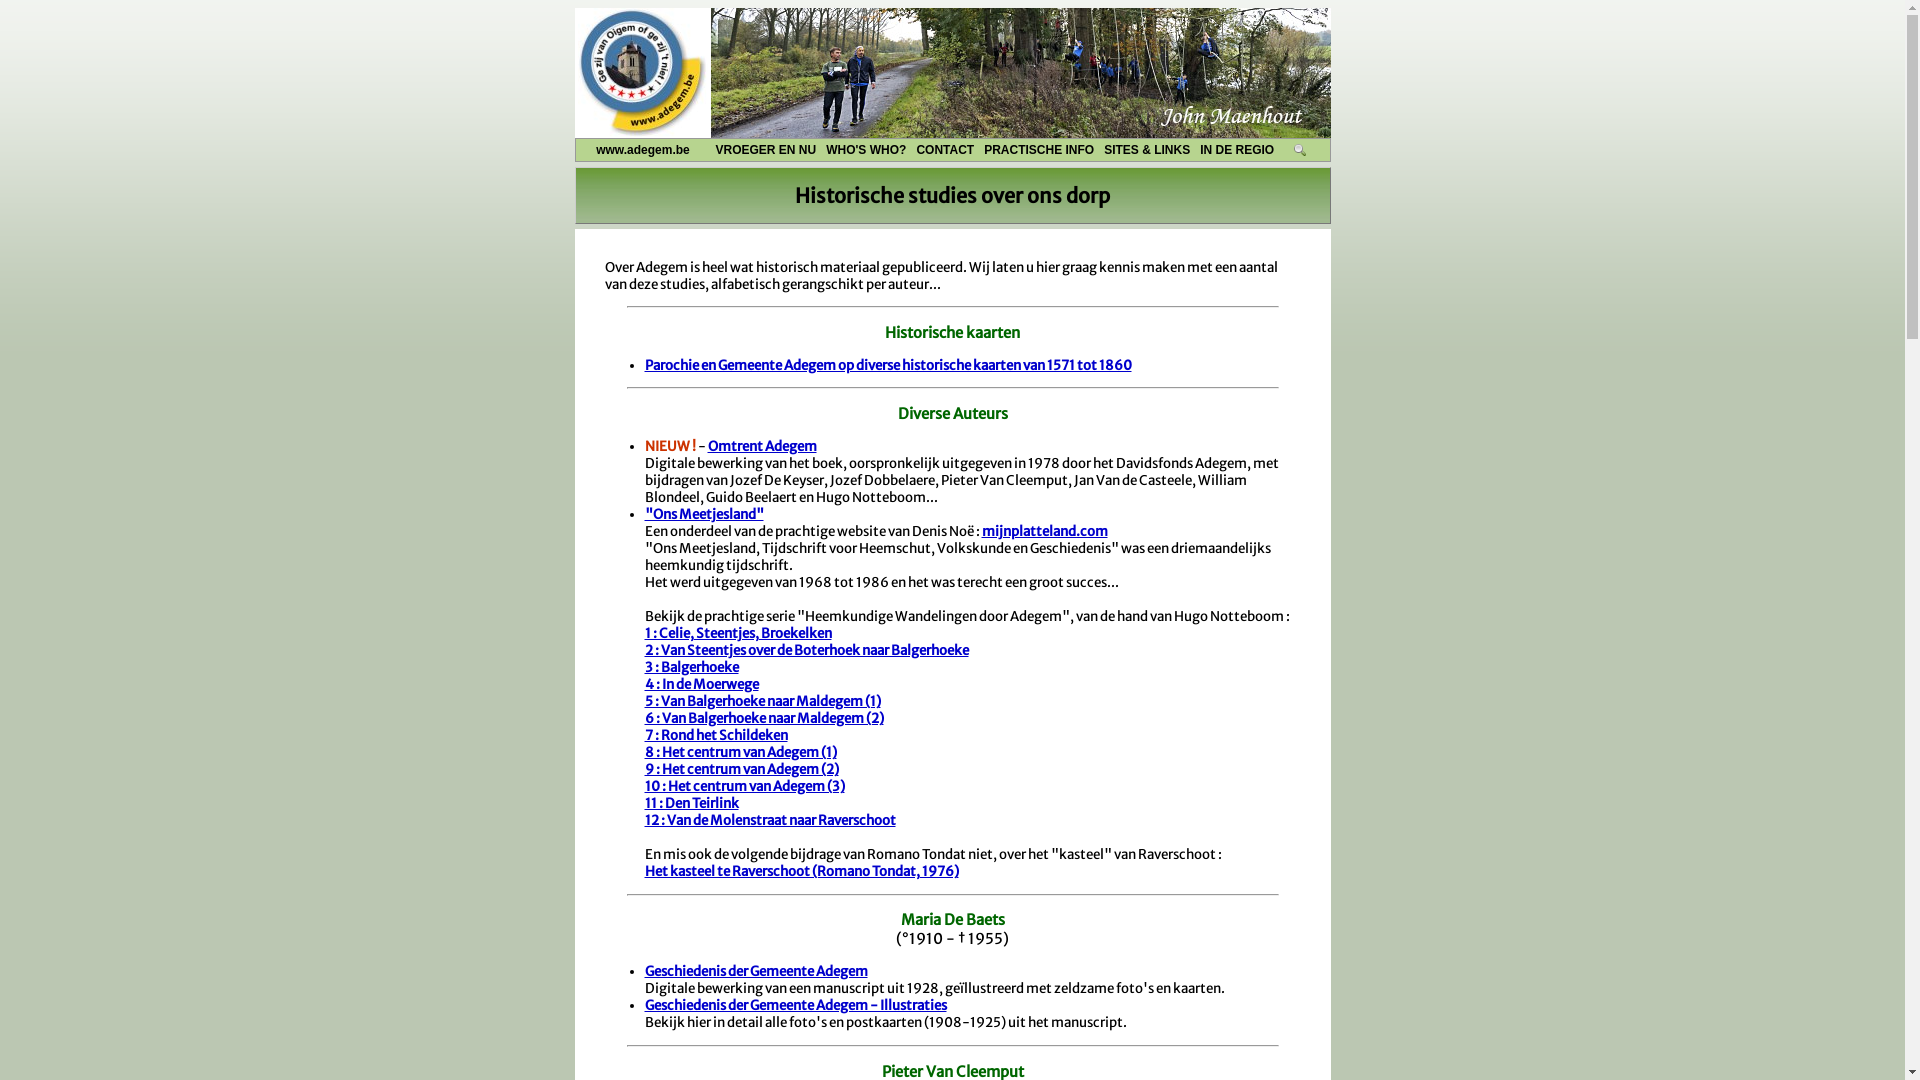 This screenshot has height=1080, width=1920. Describe the element at coordinates (979, 149) in the screenshot. I see `'PRACTISCHE INFO'` at that location.